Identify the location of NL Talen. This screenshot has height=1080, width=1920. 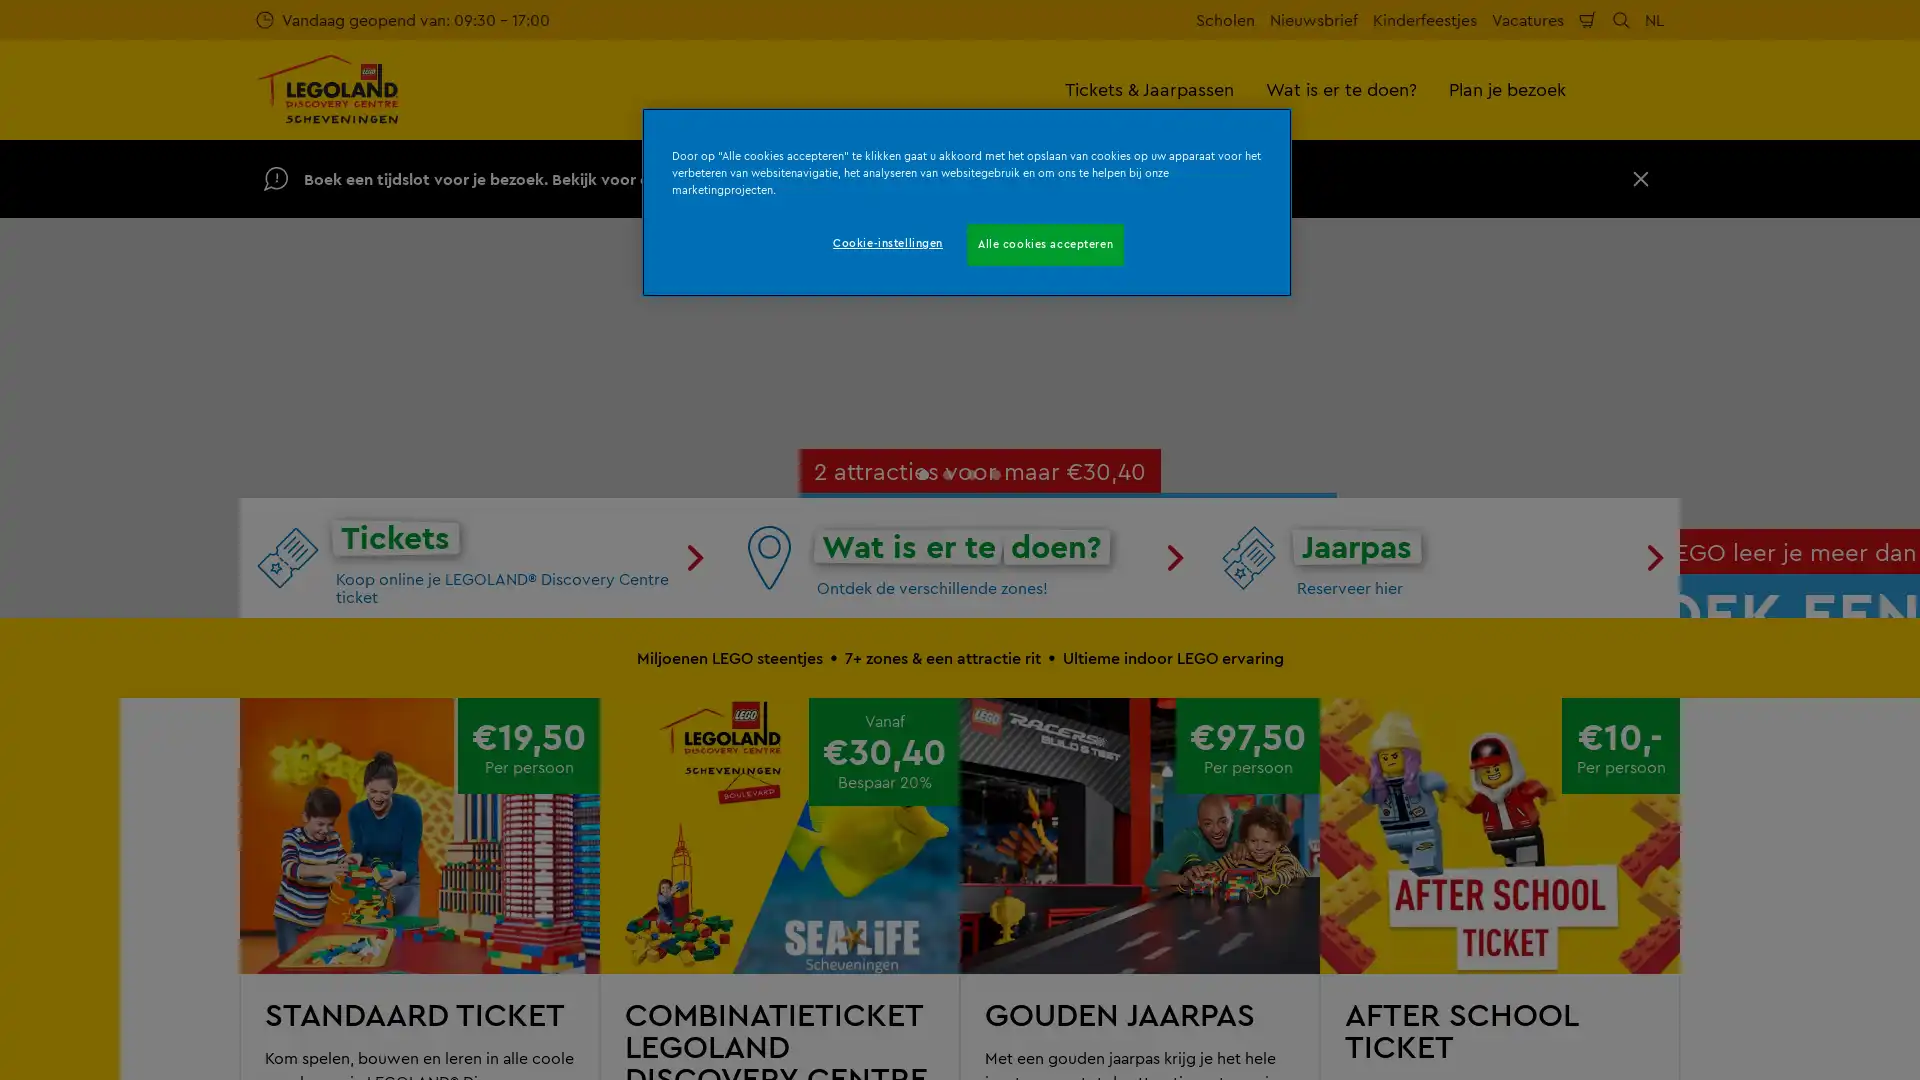
(1654, 19).